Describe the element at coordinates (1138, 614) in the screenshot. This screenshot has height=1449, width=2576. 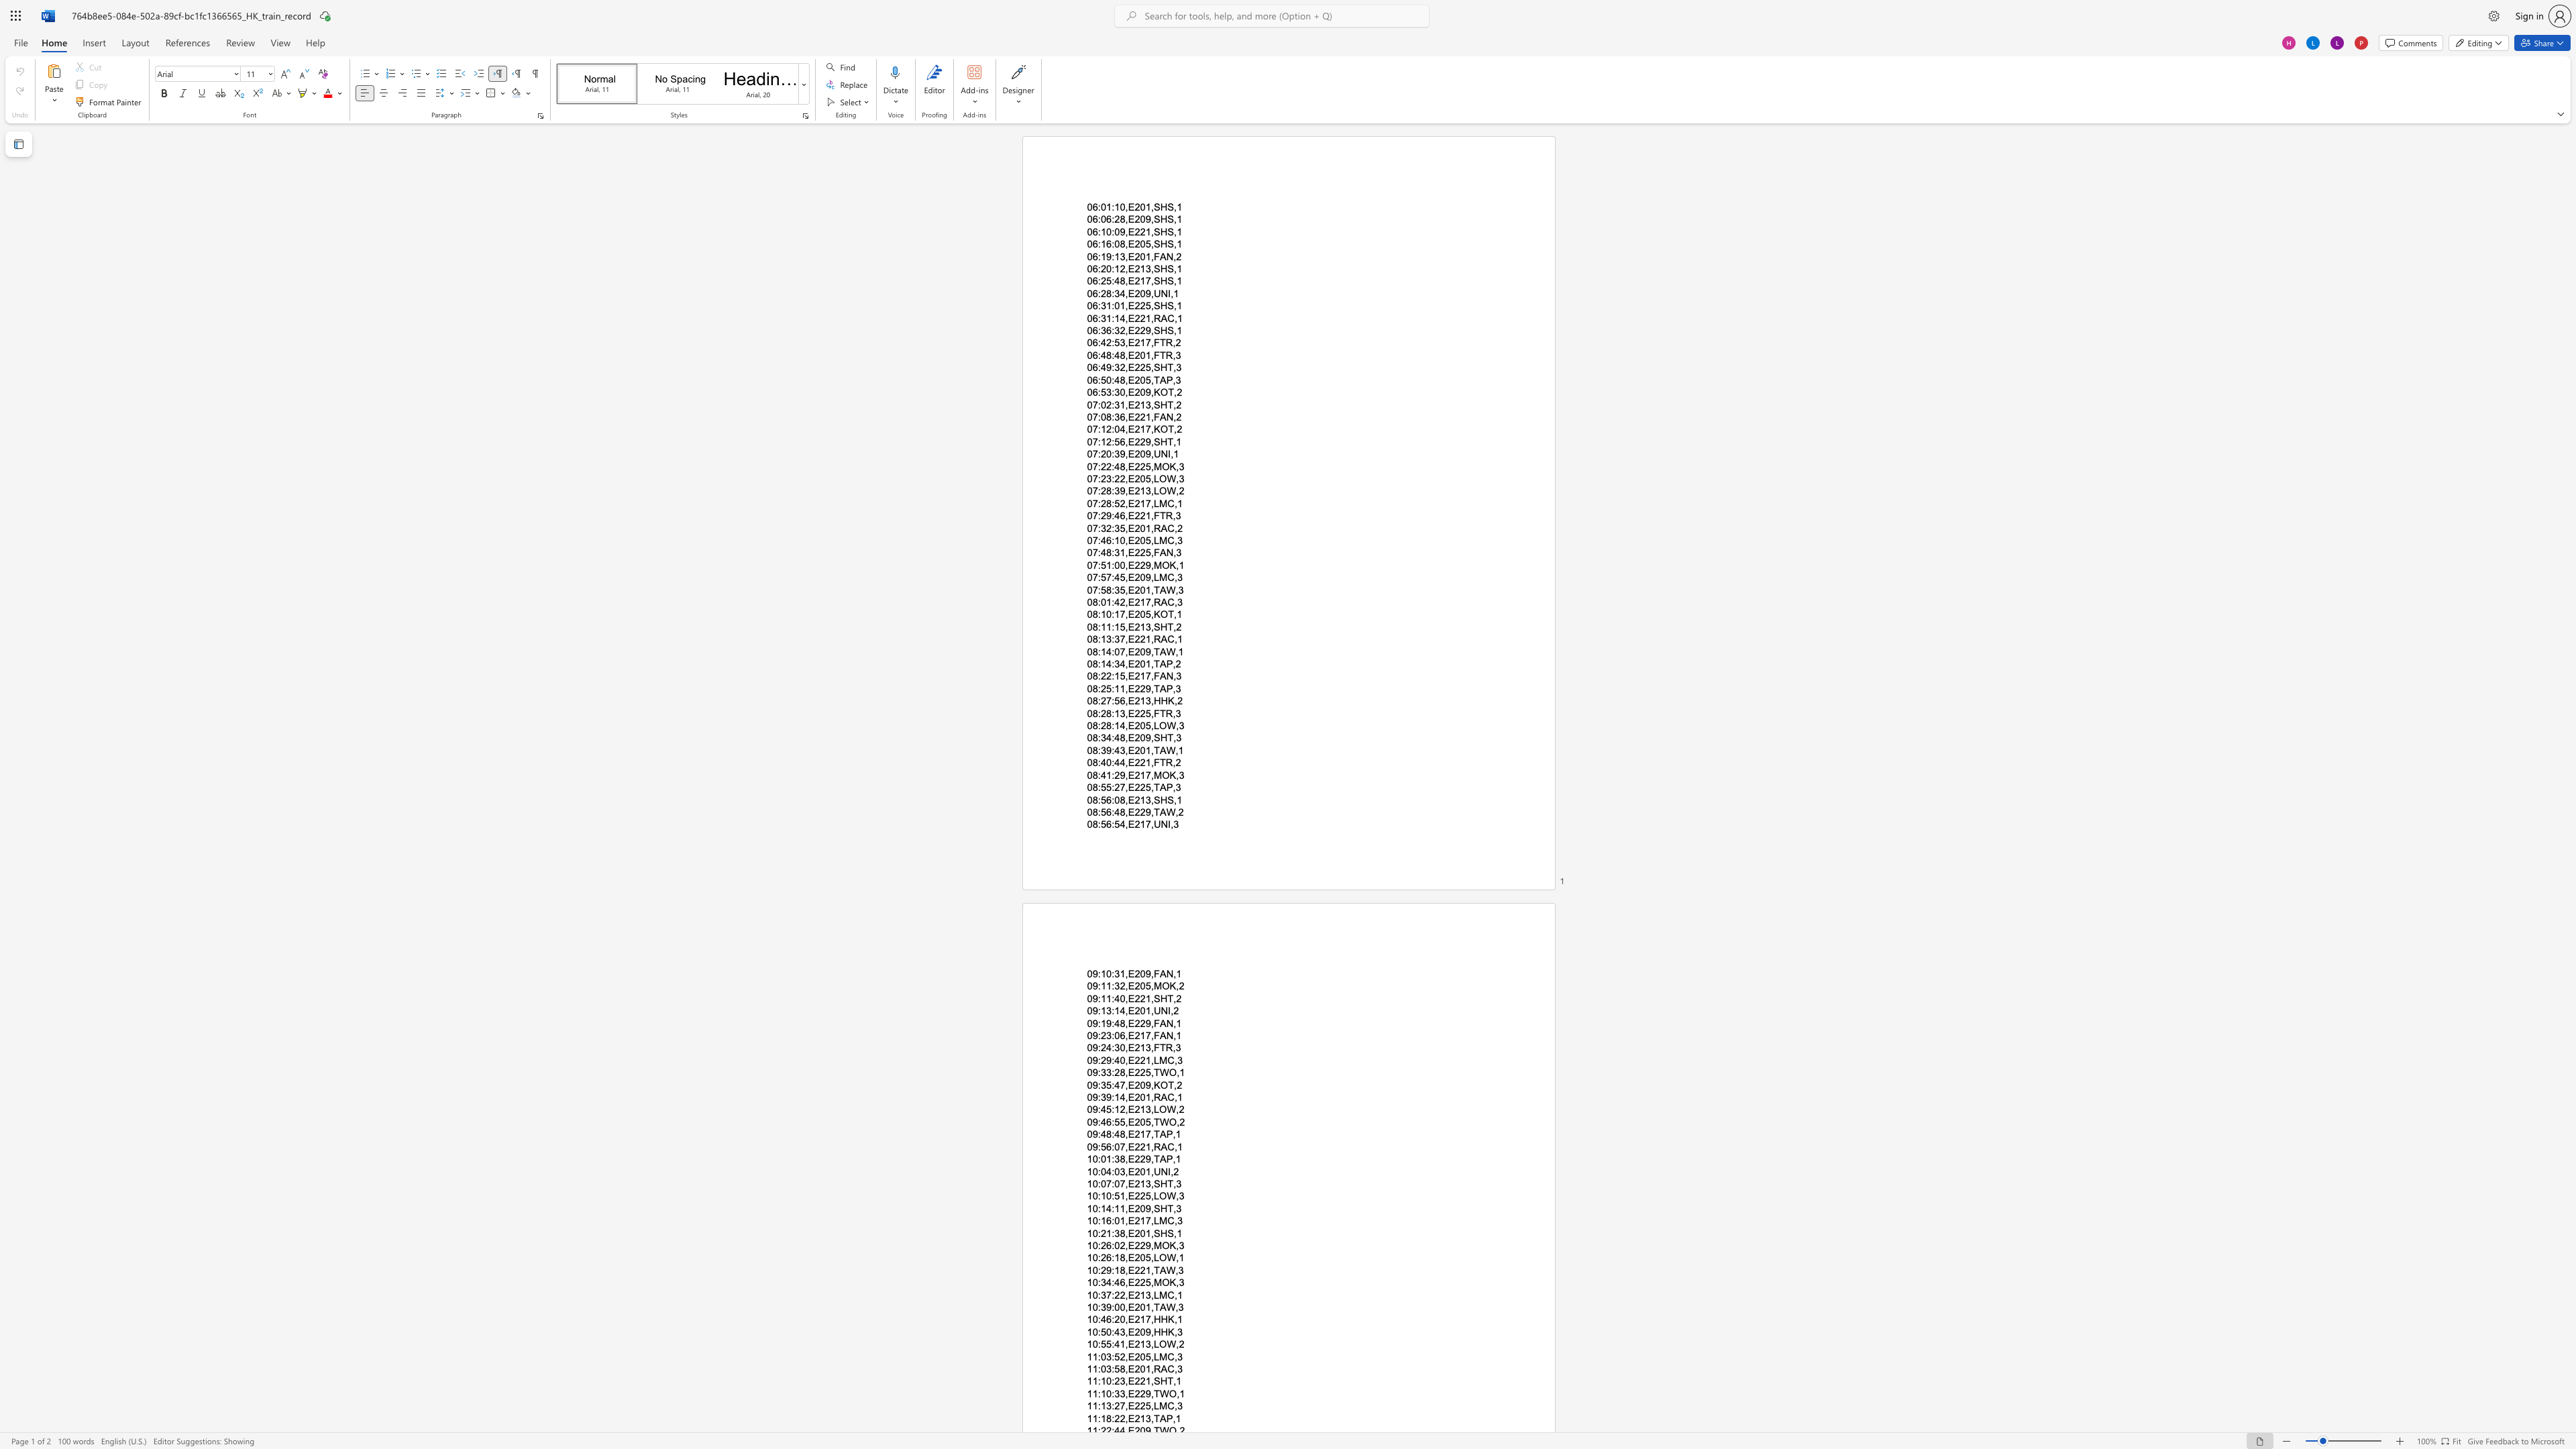
I see `the subset text "05,KO" within the text "08:10:17,E205,KOT,1"` at that location.